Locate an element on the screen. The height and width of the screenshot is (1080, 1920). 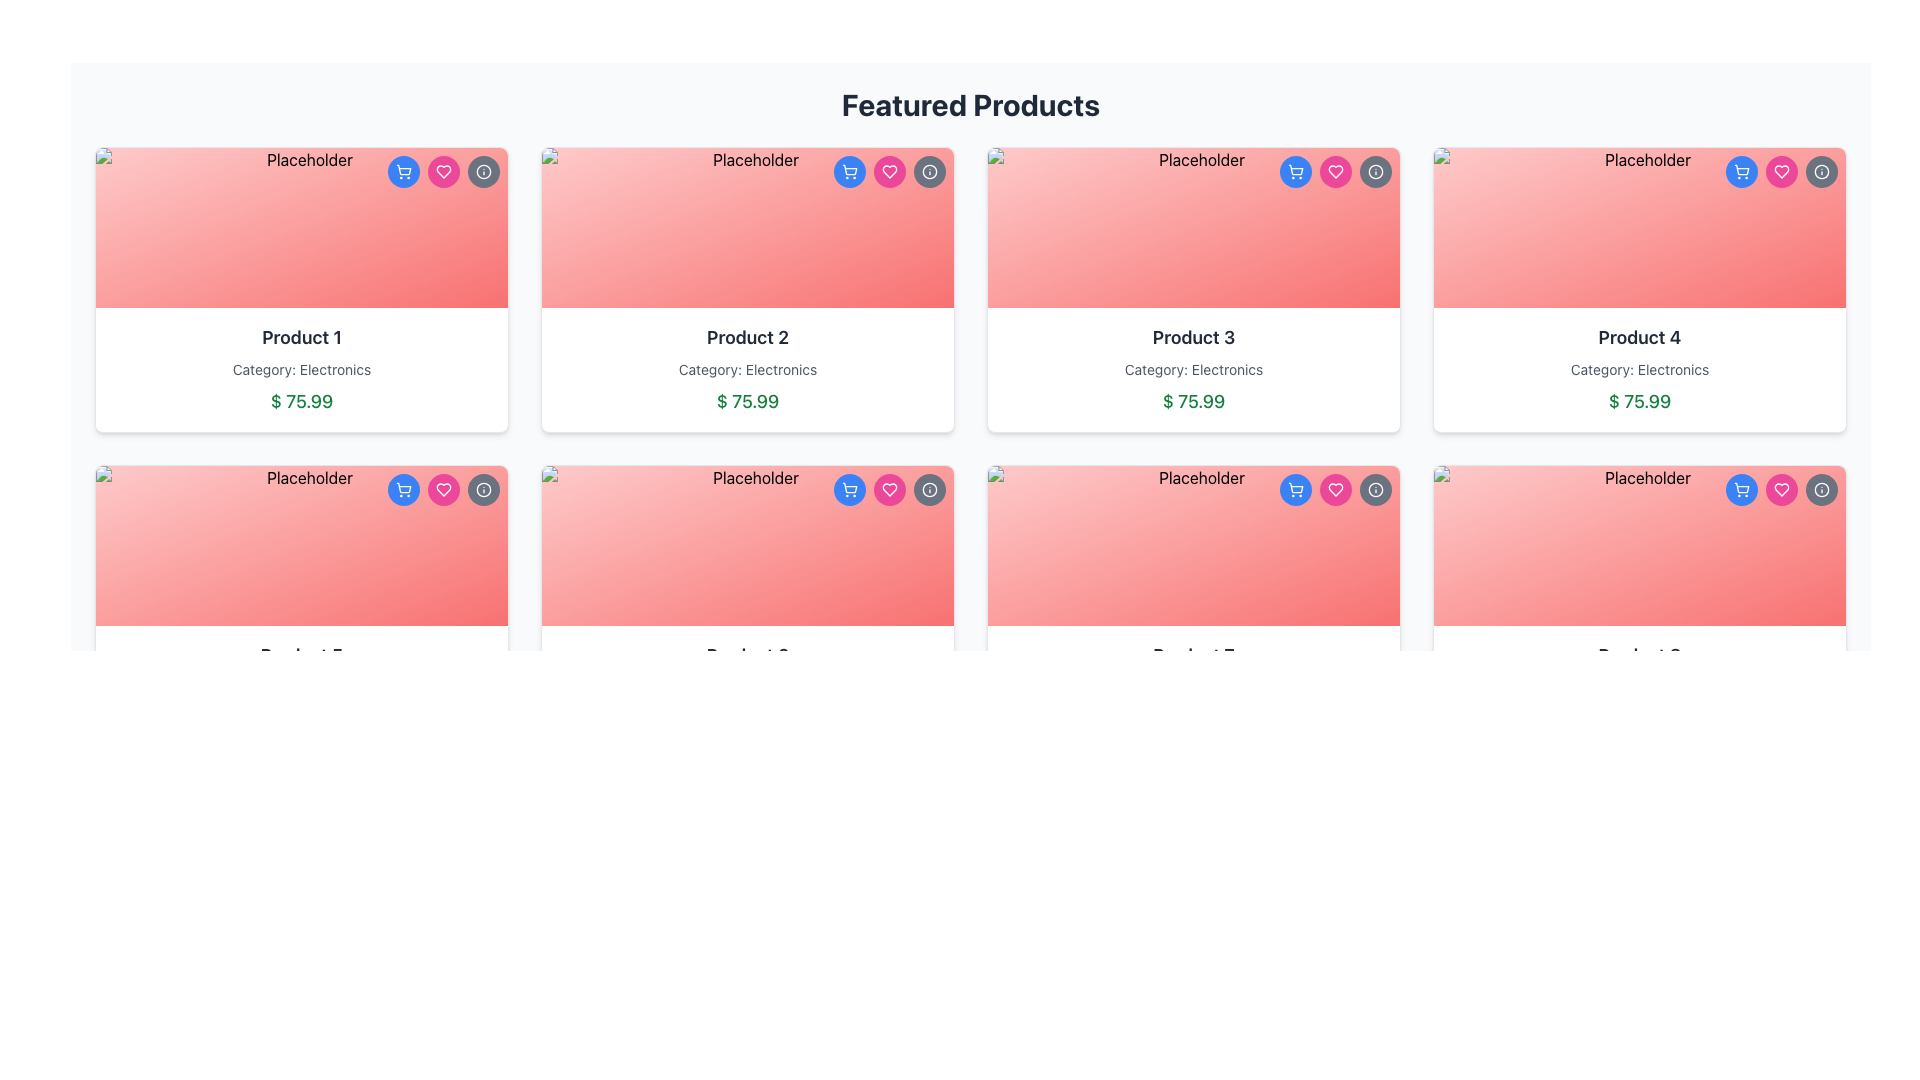
the heart-shaped icon button, styled with a pink fill, located in the top-right segment of the product card to mark it as a favorite is located at coordinates (1781, 171).